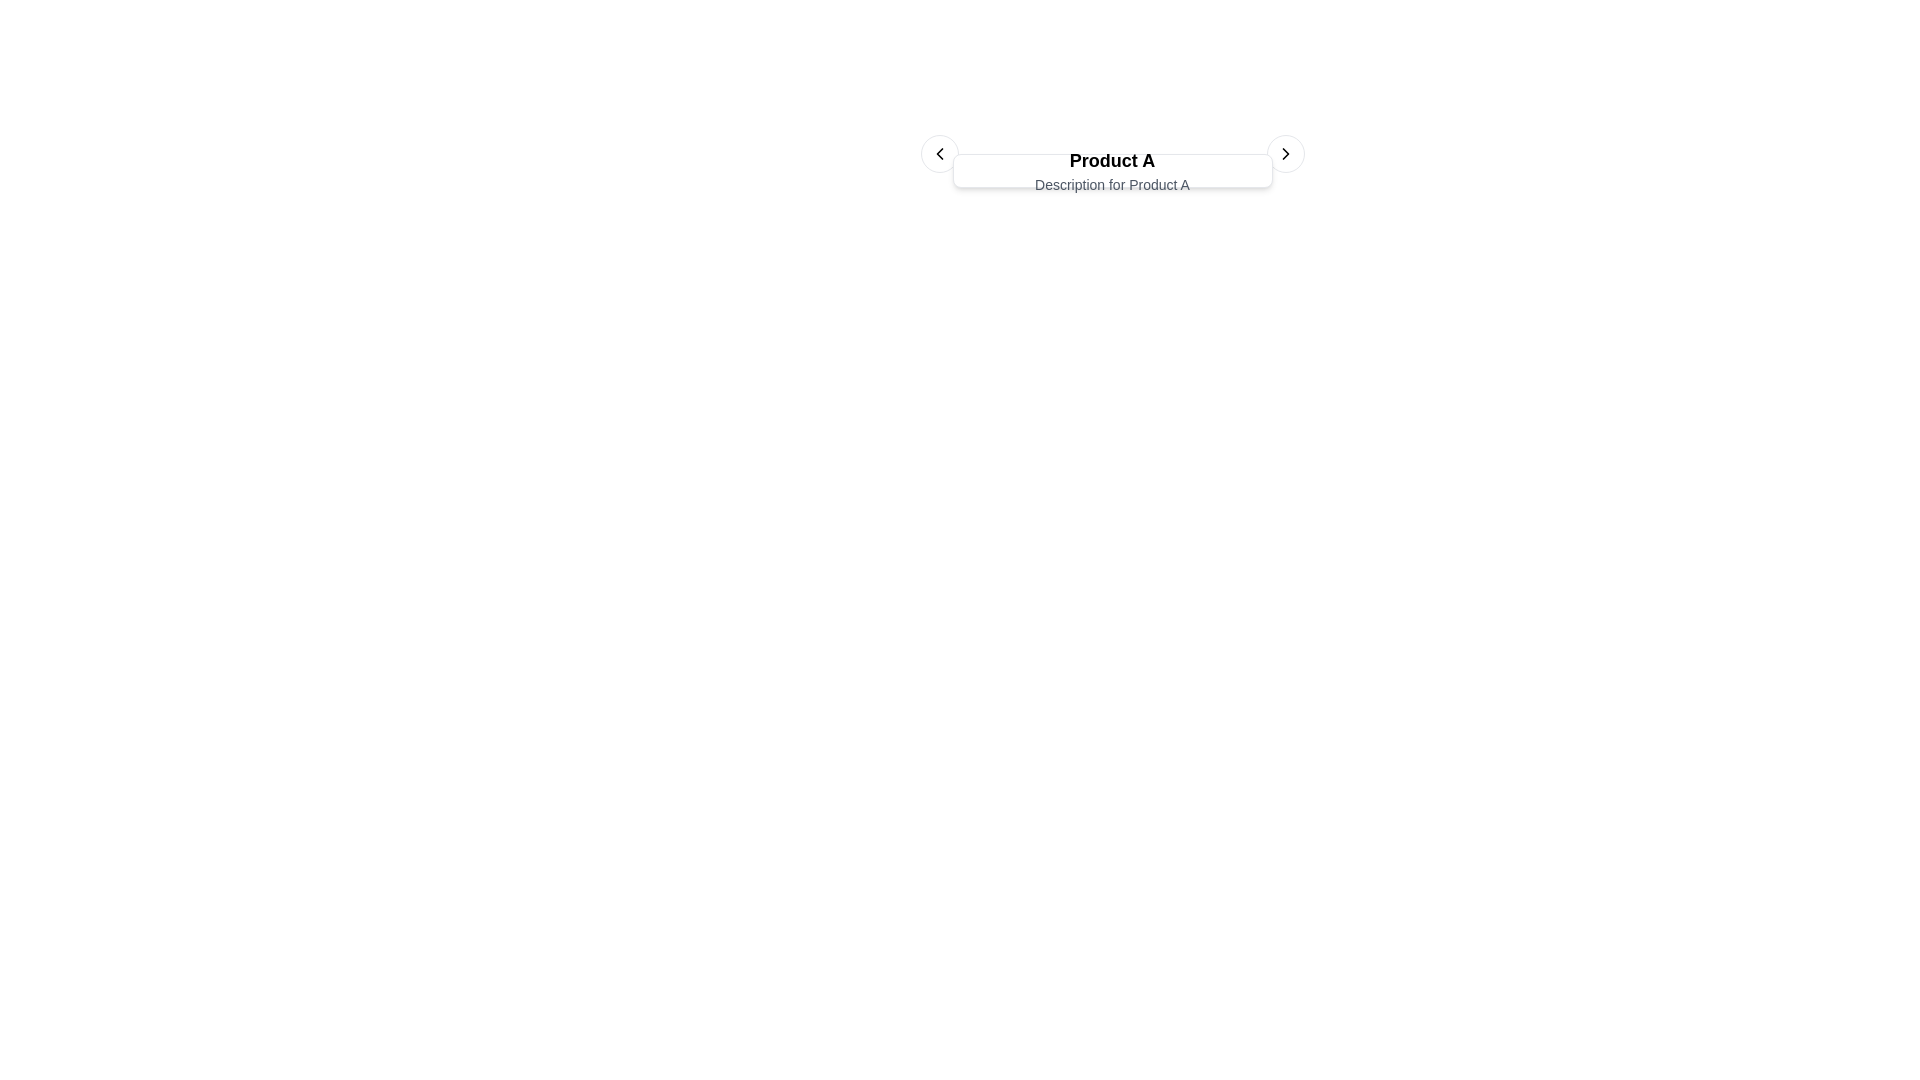 This screenshot has width=1920, height=1080. What do you see at coordinates (1111, 153) in the screenshot?
I see `displayed product information from the central text display of the product carousel, which includes the product's title and description` at bounding box center [1111, 153].